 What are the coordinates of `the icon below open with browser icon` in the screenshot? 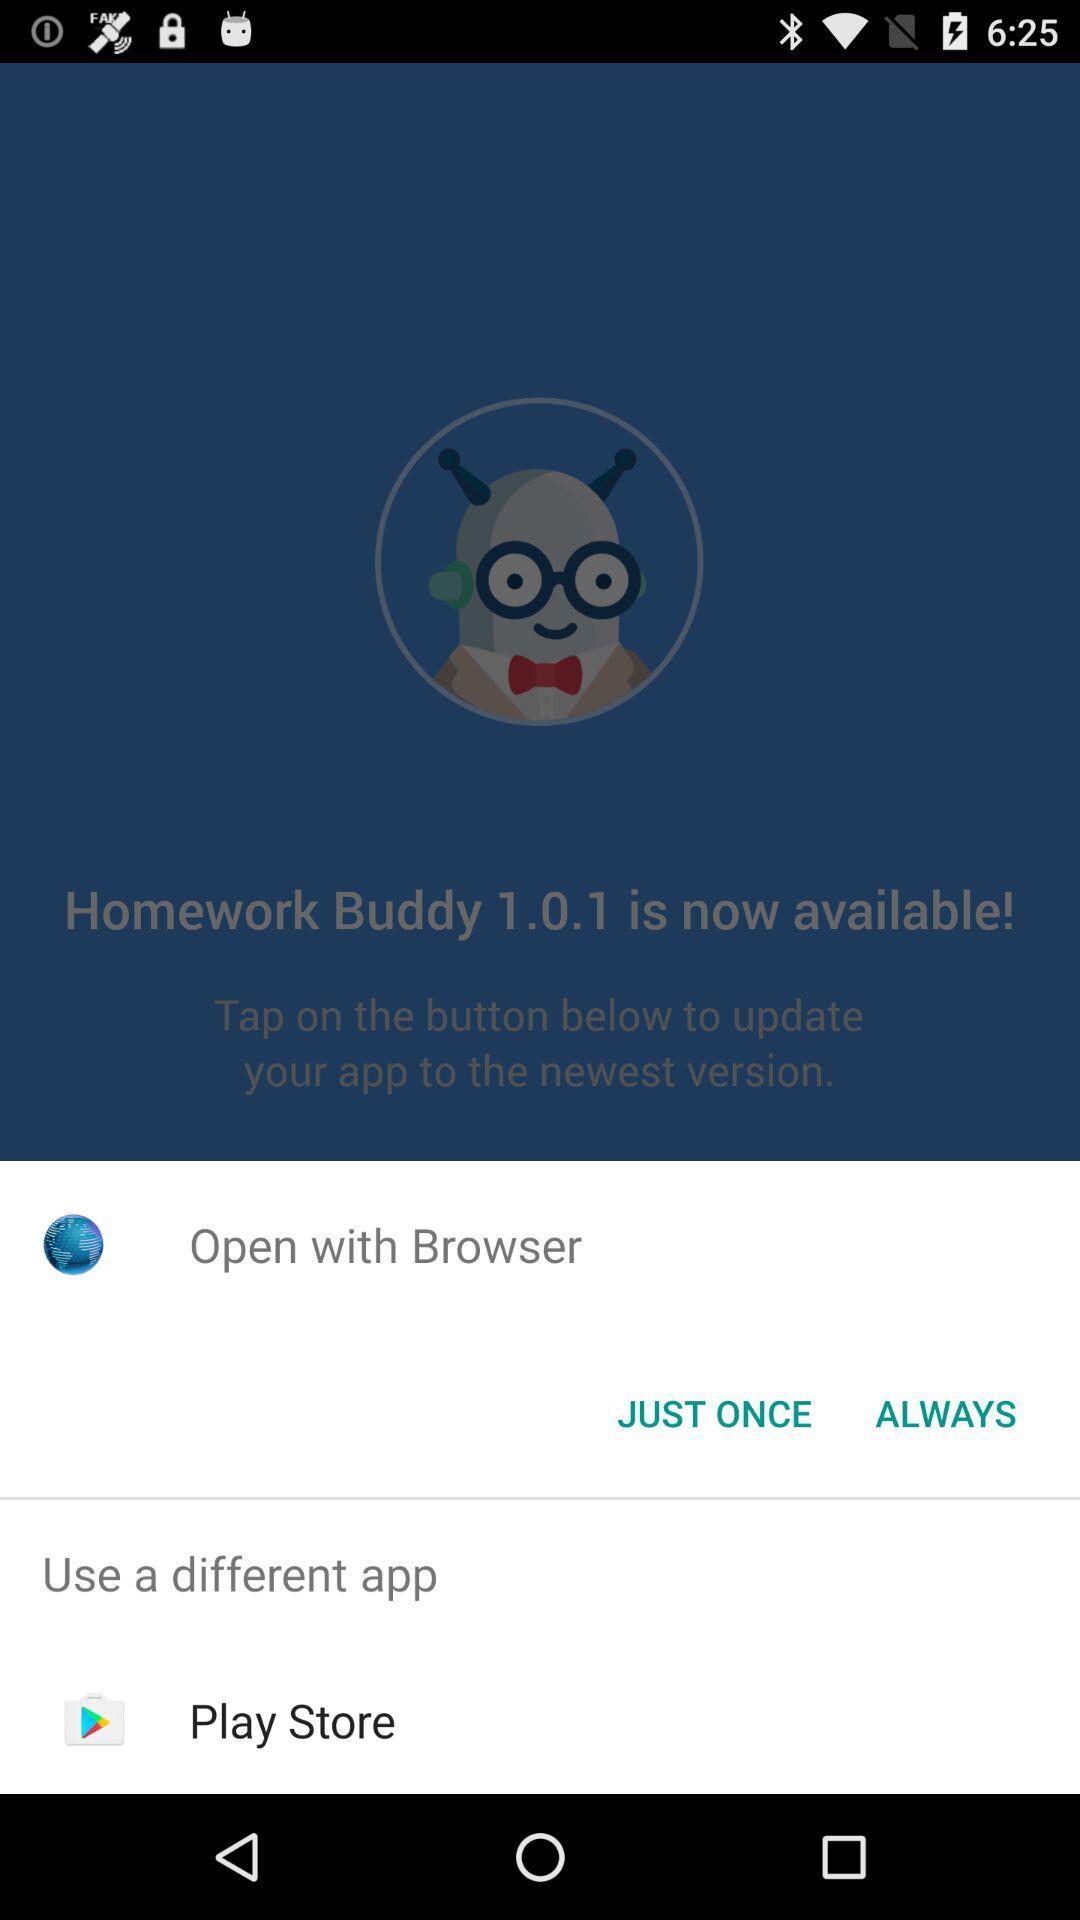 It's located at (713, 1411).